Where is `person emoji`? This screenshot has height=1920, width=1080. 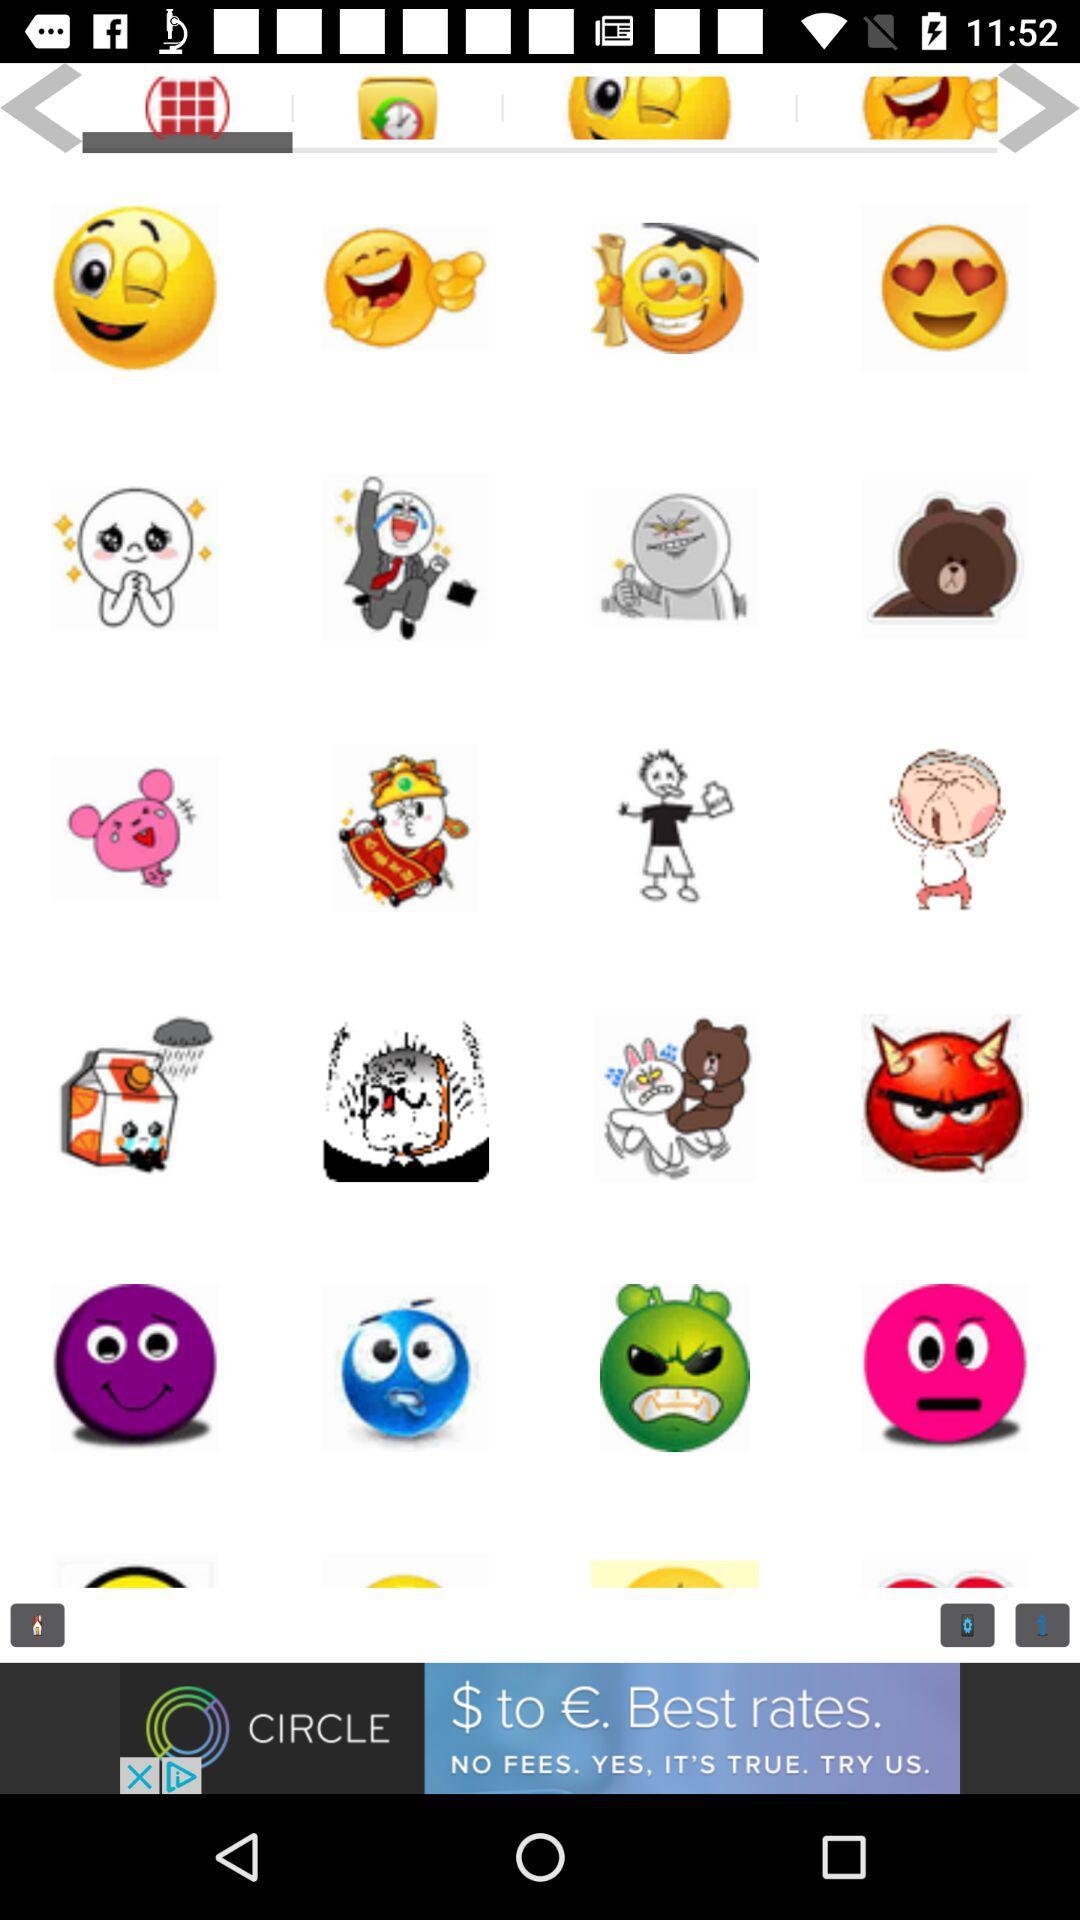 person emoji is located at coordinates (945, 828).